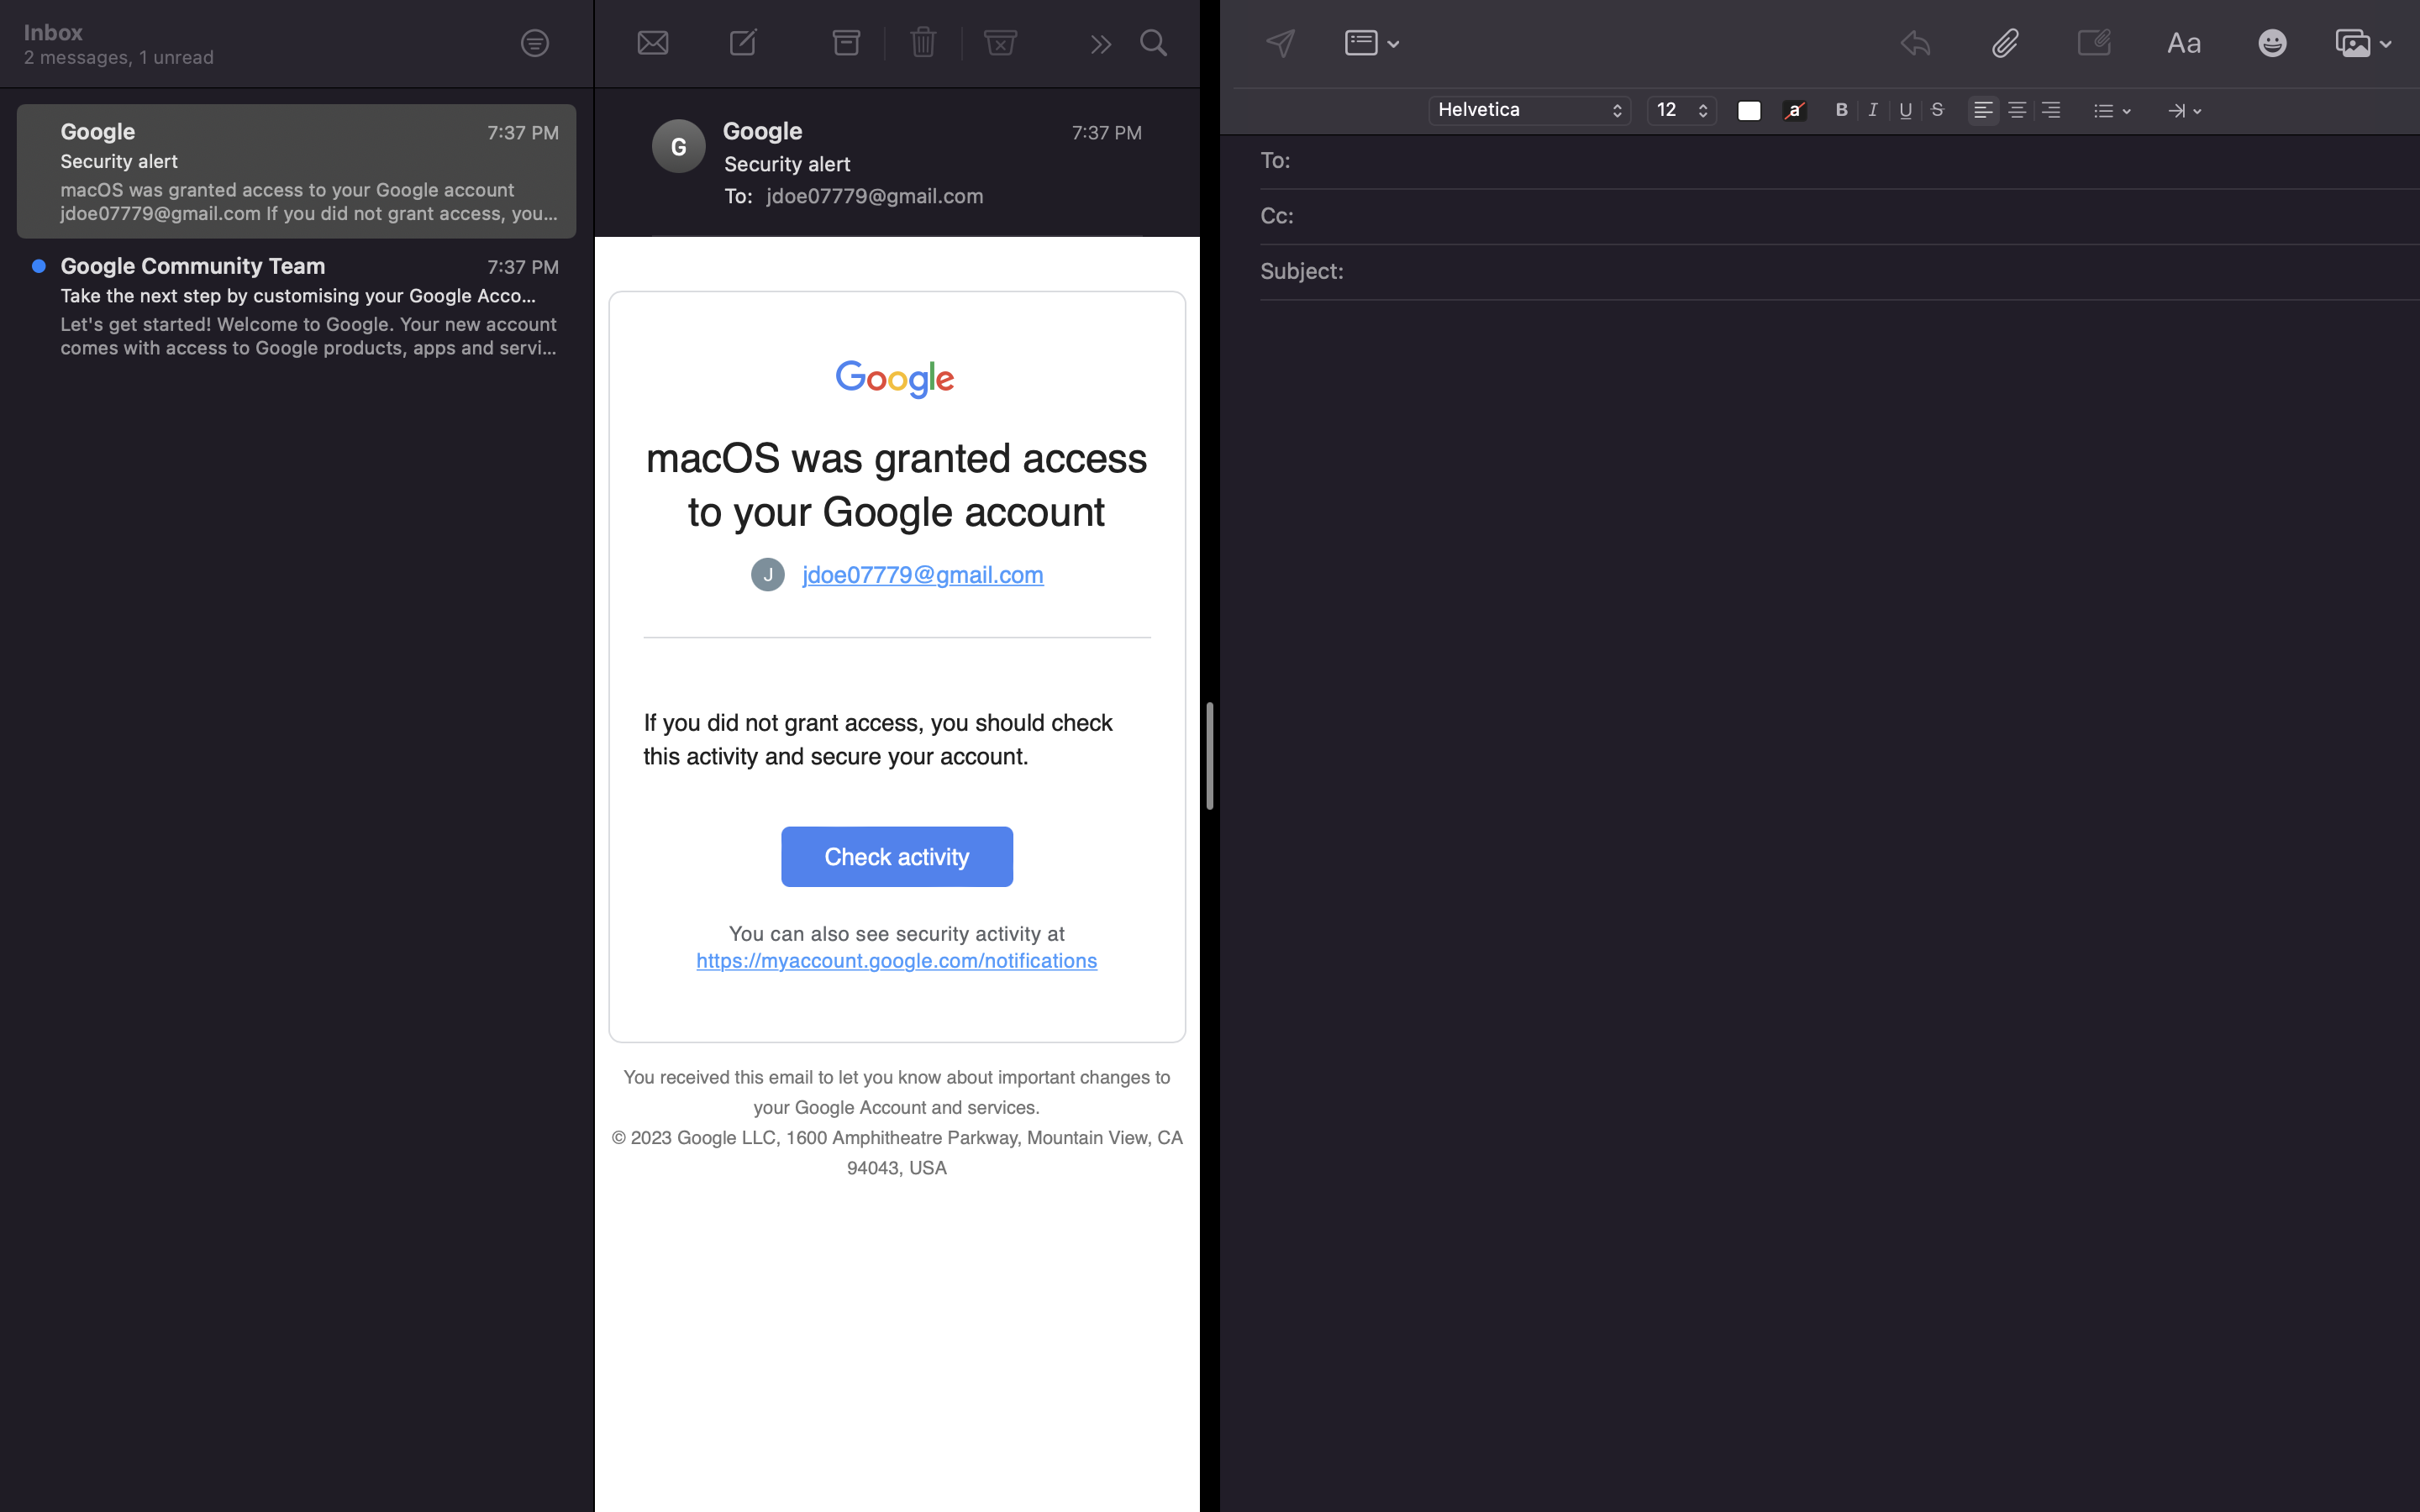 The width and height of the screenshot is (2420, 1512). I want to click on the writing size to 18pts, so click(1681, 111).